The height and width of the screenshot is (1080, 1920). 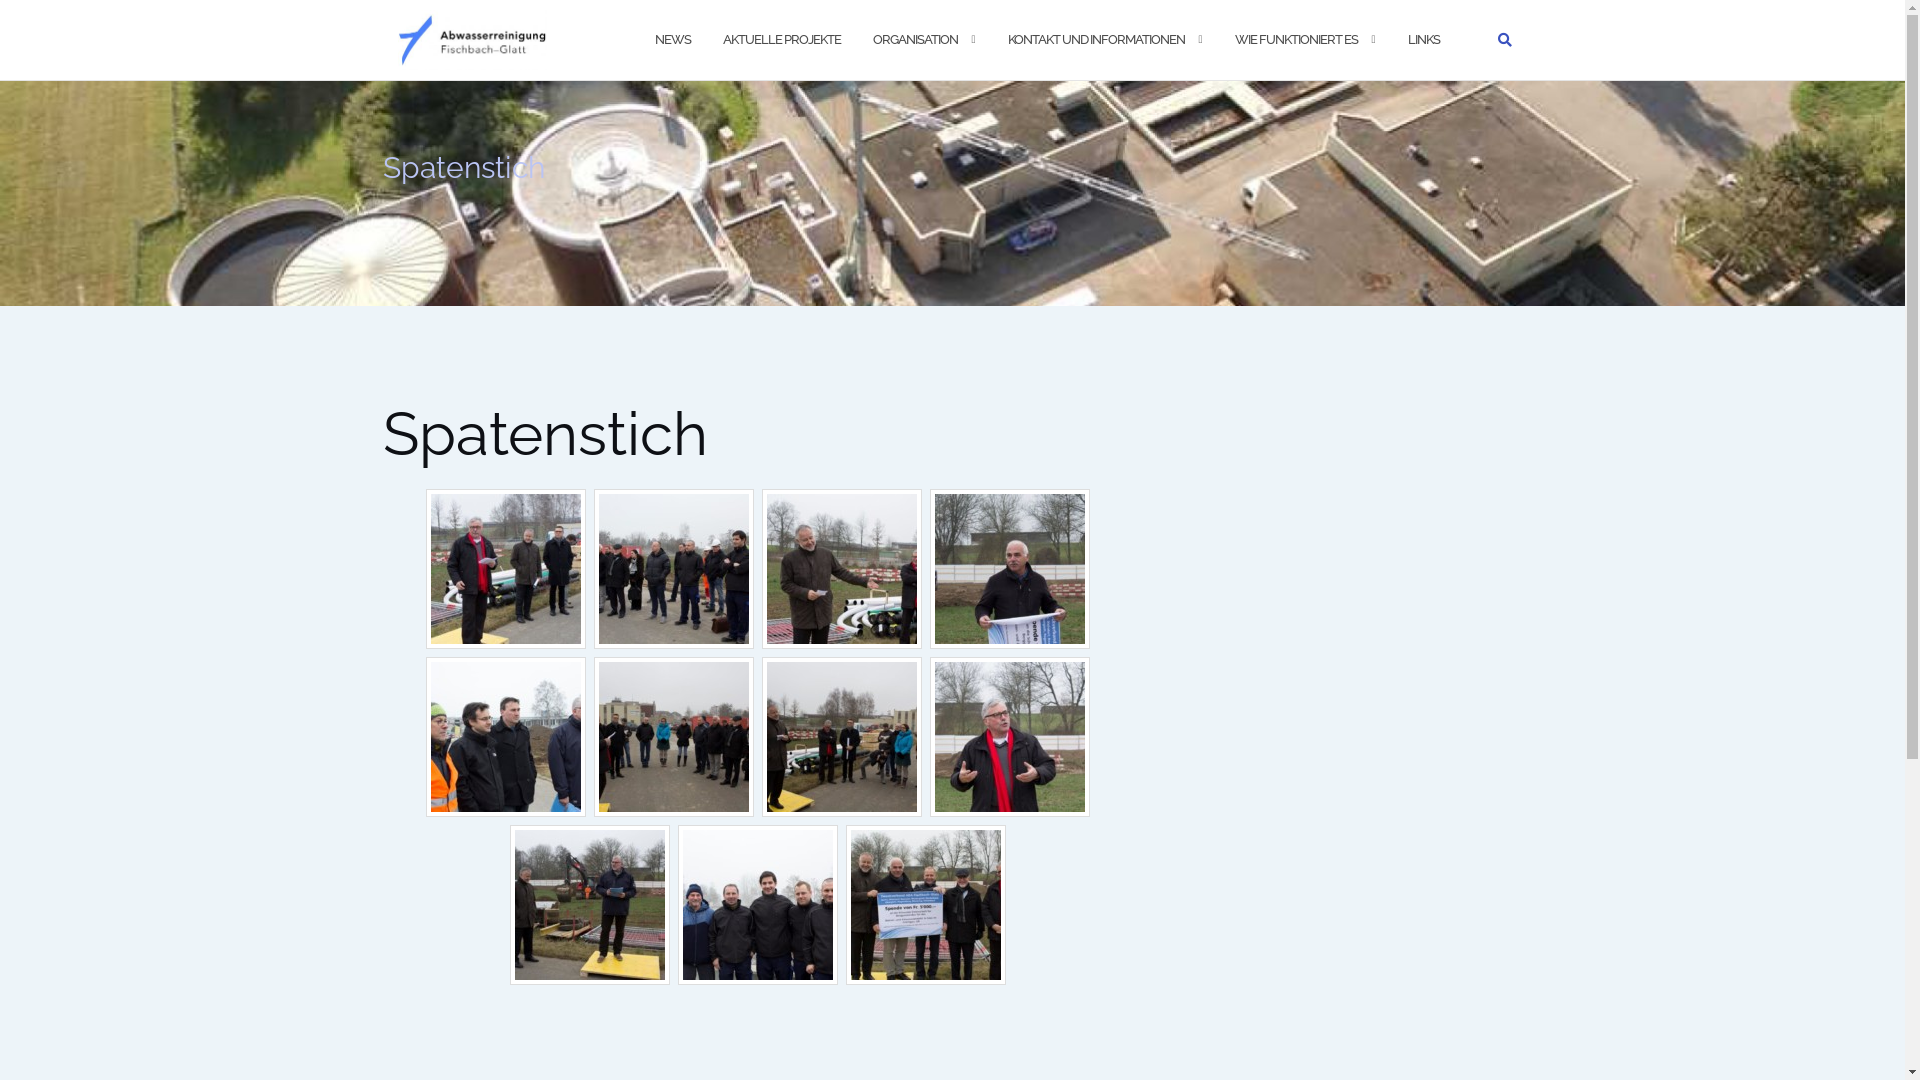 I want to click on 'ORGANISATION', so click(x=913, y=40).